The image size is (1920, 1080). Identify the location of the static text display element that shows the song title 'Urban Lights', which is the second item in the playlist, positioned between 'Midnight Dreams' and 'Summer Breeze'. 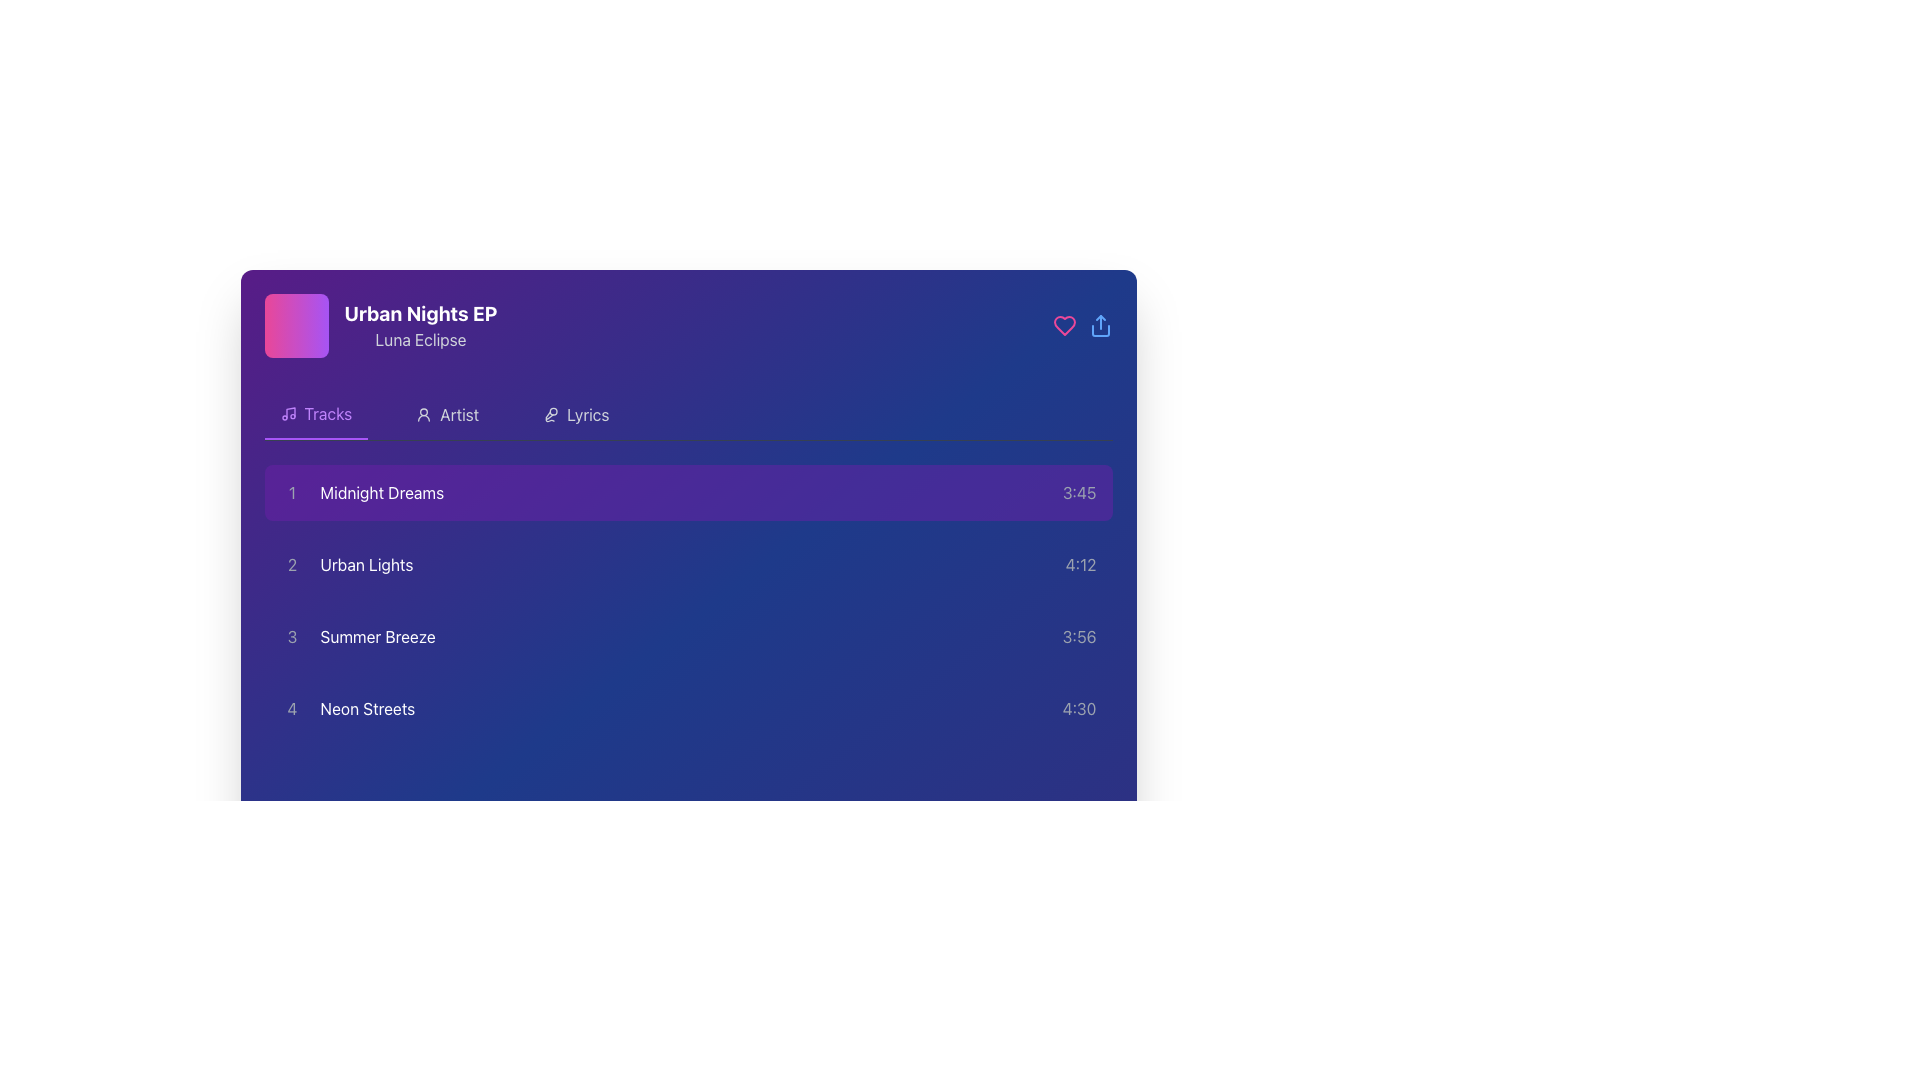
(366, 564).